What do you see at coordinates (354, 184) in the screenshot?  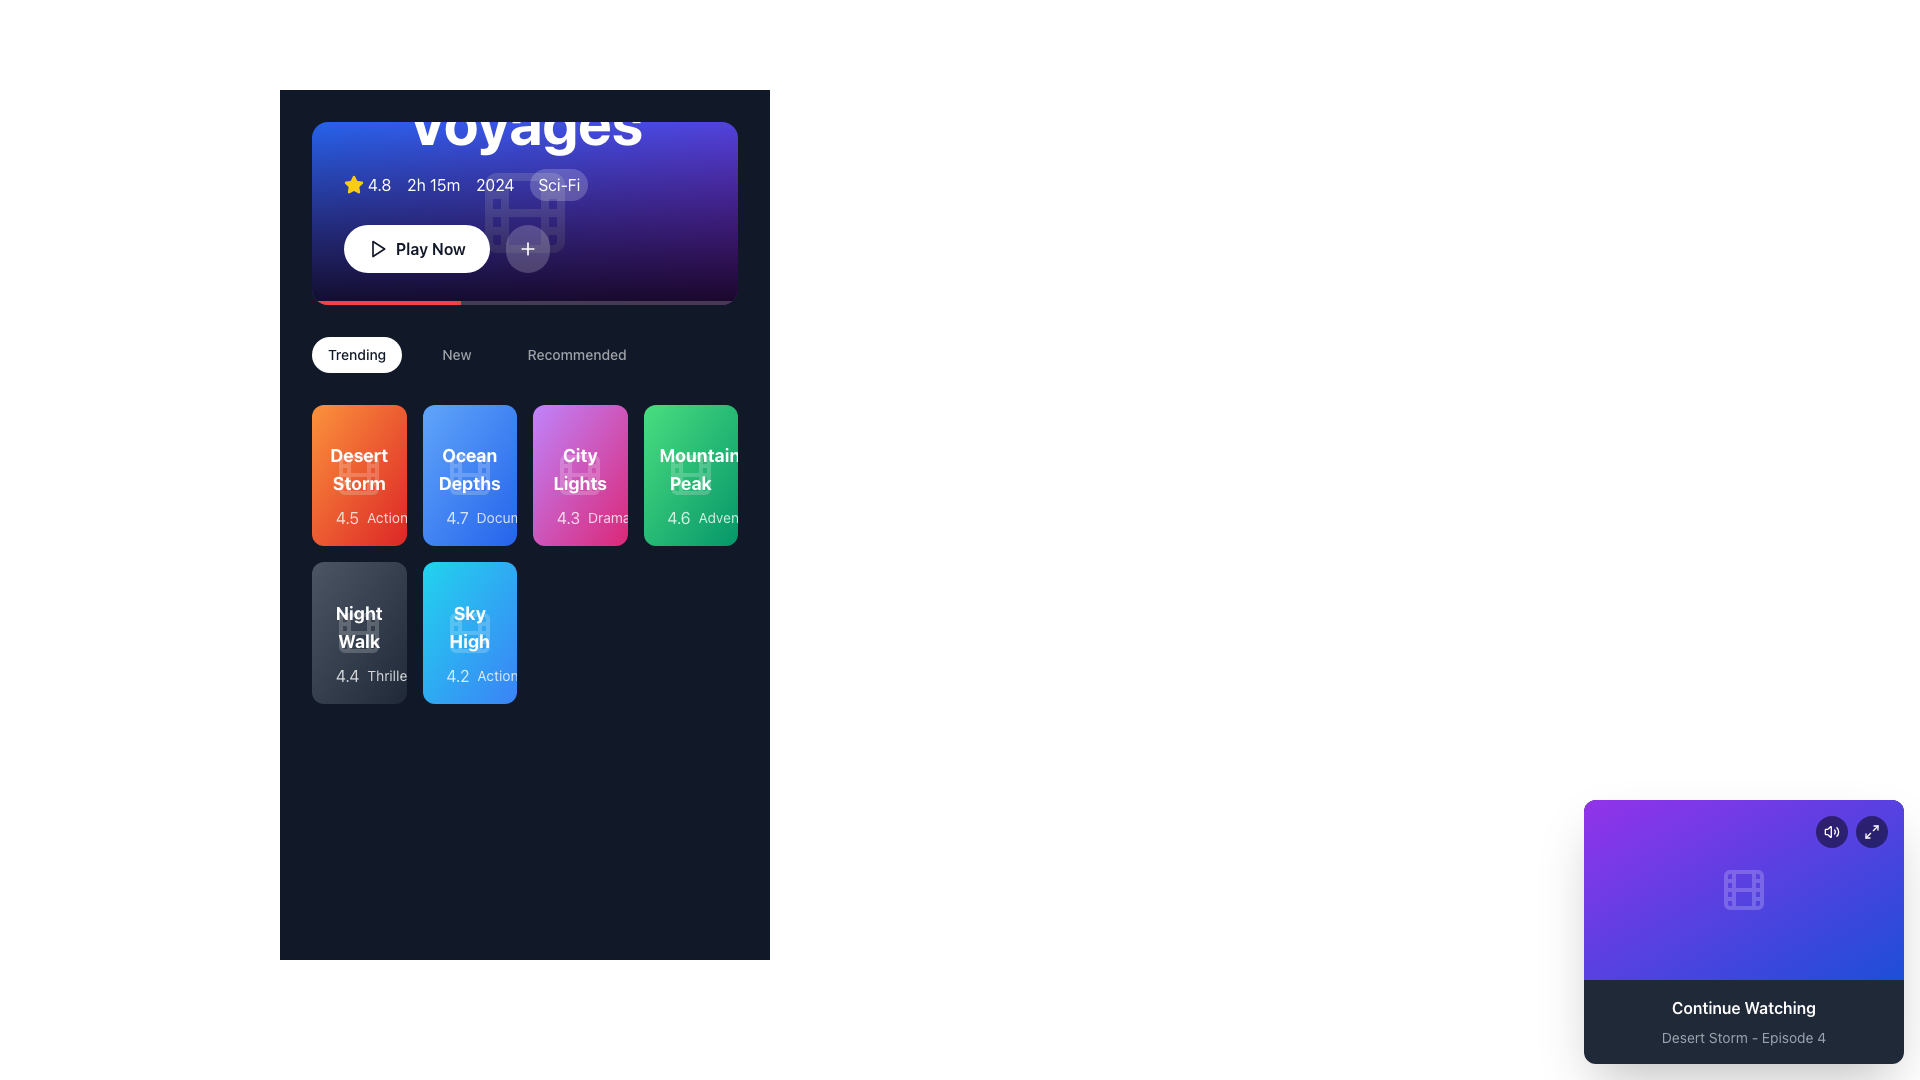 I see `the yellow star-shaped icon located to the left of the numeric rating '4.8' in the upper section of the user interface` at bounding box center [354, 184].